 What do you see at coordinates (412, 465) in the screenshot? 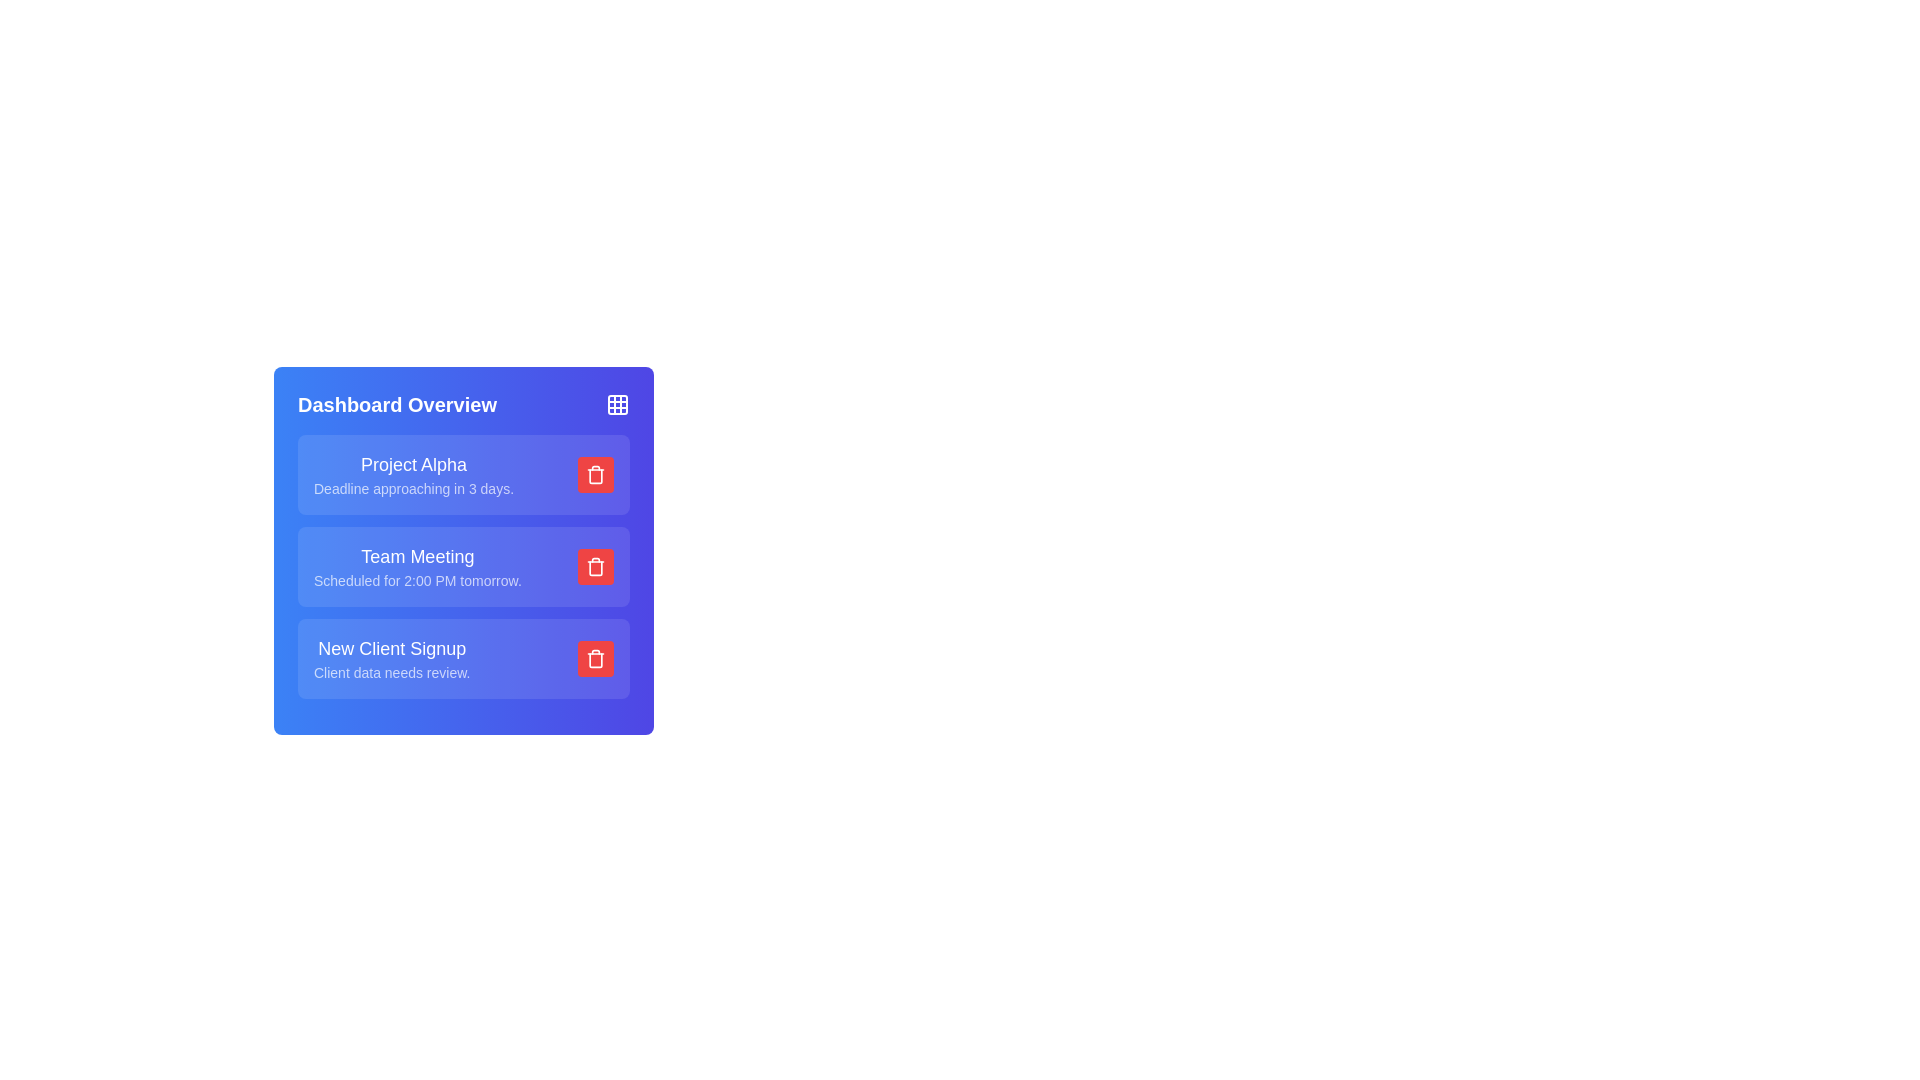
I see `the text label 'Project Alpha', which is displayed in bold white font against a blue background, located at the top of a vertical list inside a blue dashboard card` at bounding box center [412, 465].